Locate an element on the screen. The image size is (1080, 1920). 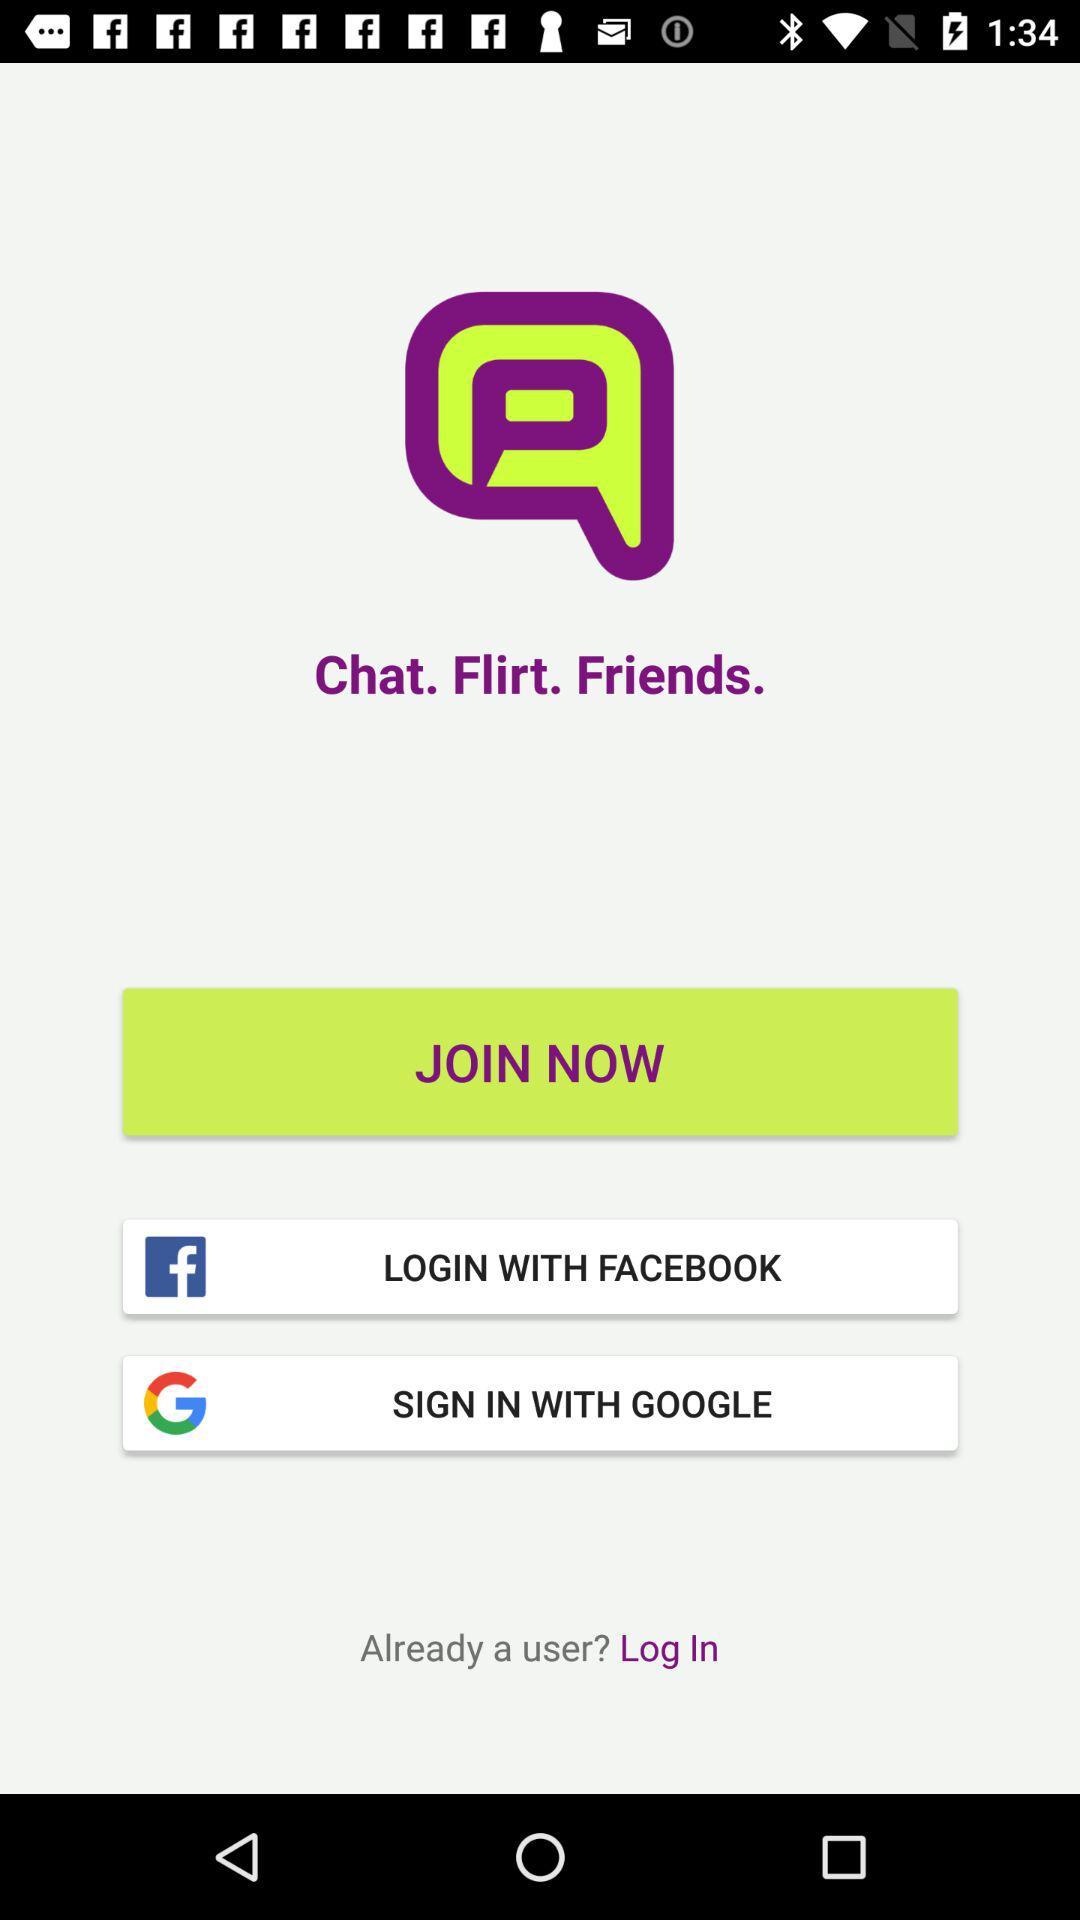
the sign in with is located at coordinates (540, 1402).